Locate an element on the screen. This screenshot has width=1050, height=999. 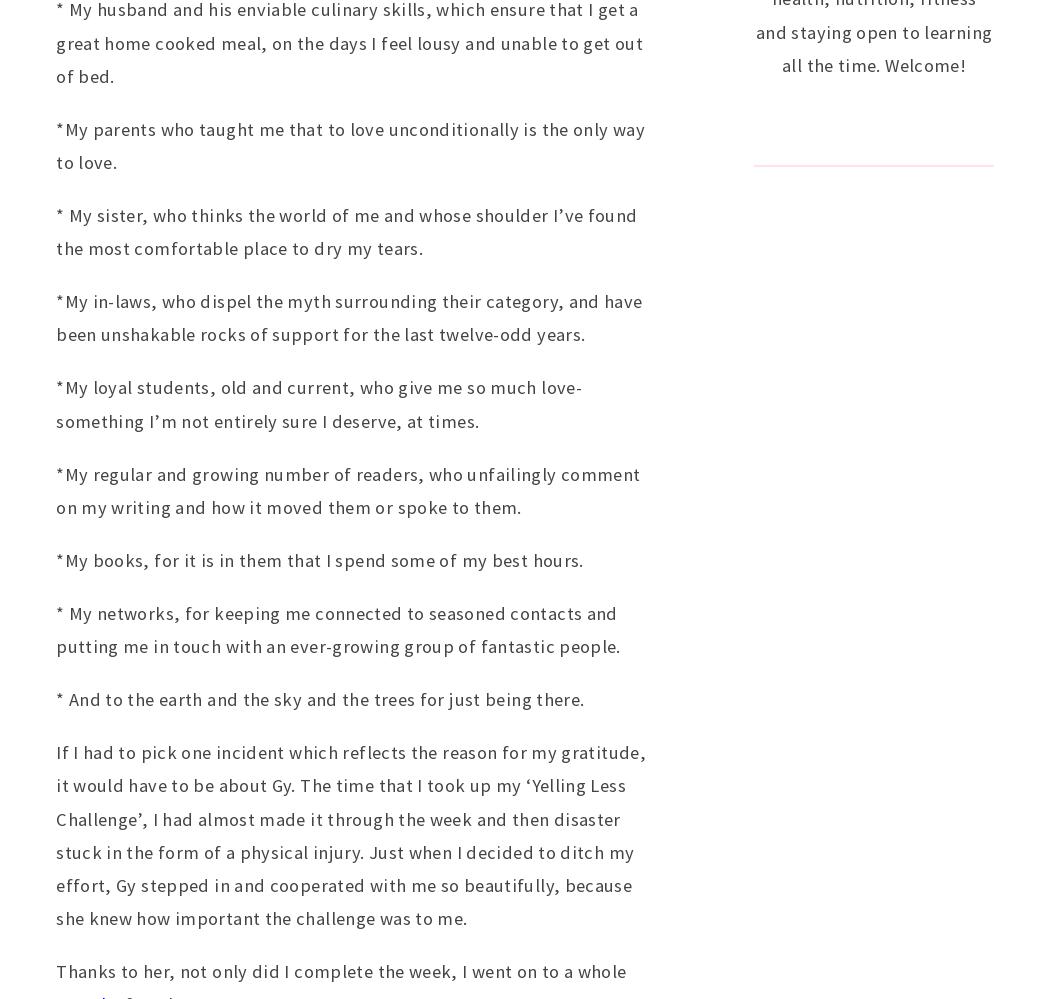
'*My in-laws, who dispel the myth surrounding their category, and have been unshakable rocks of support for the last twelve-odd years.' is located at coordinates (348, 316).